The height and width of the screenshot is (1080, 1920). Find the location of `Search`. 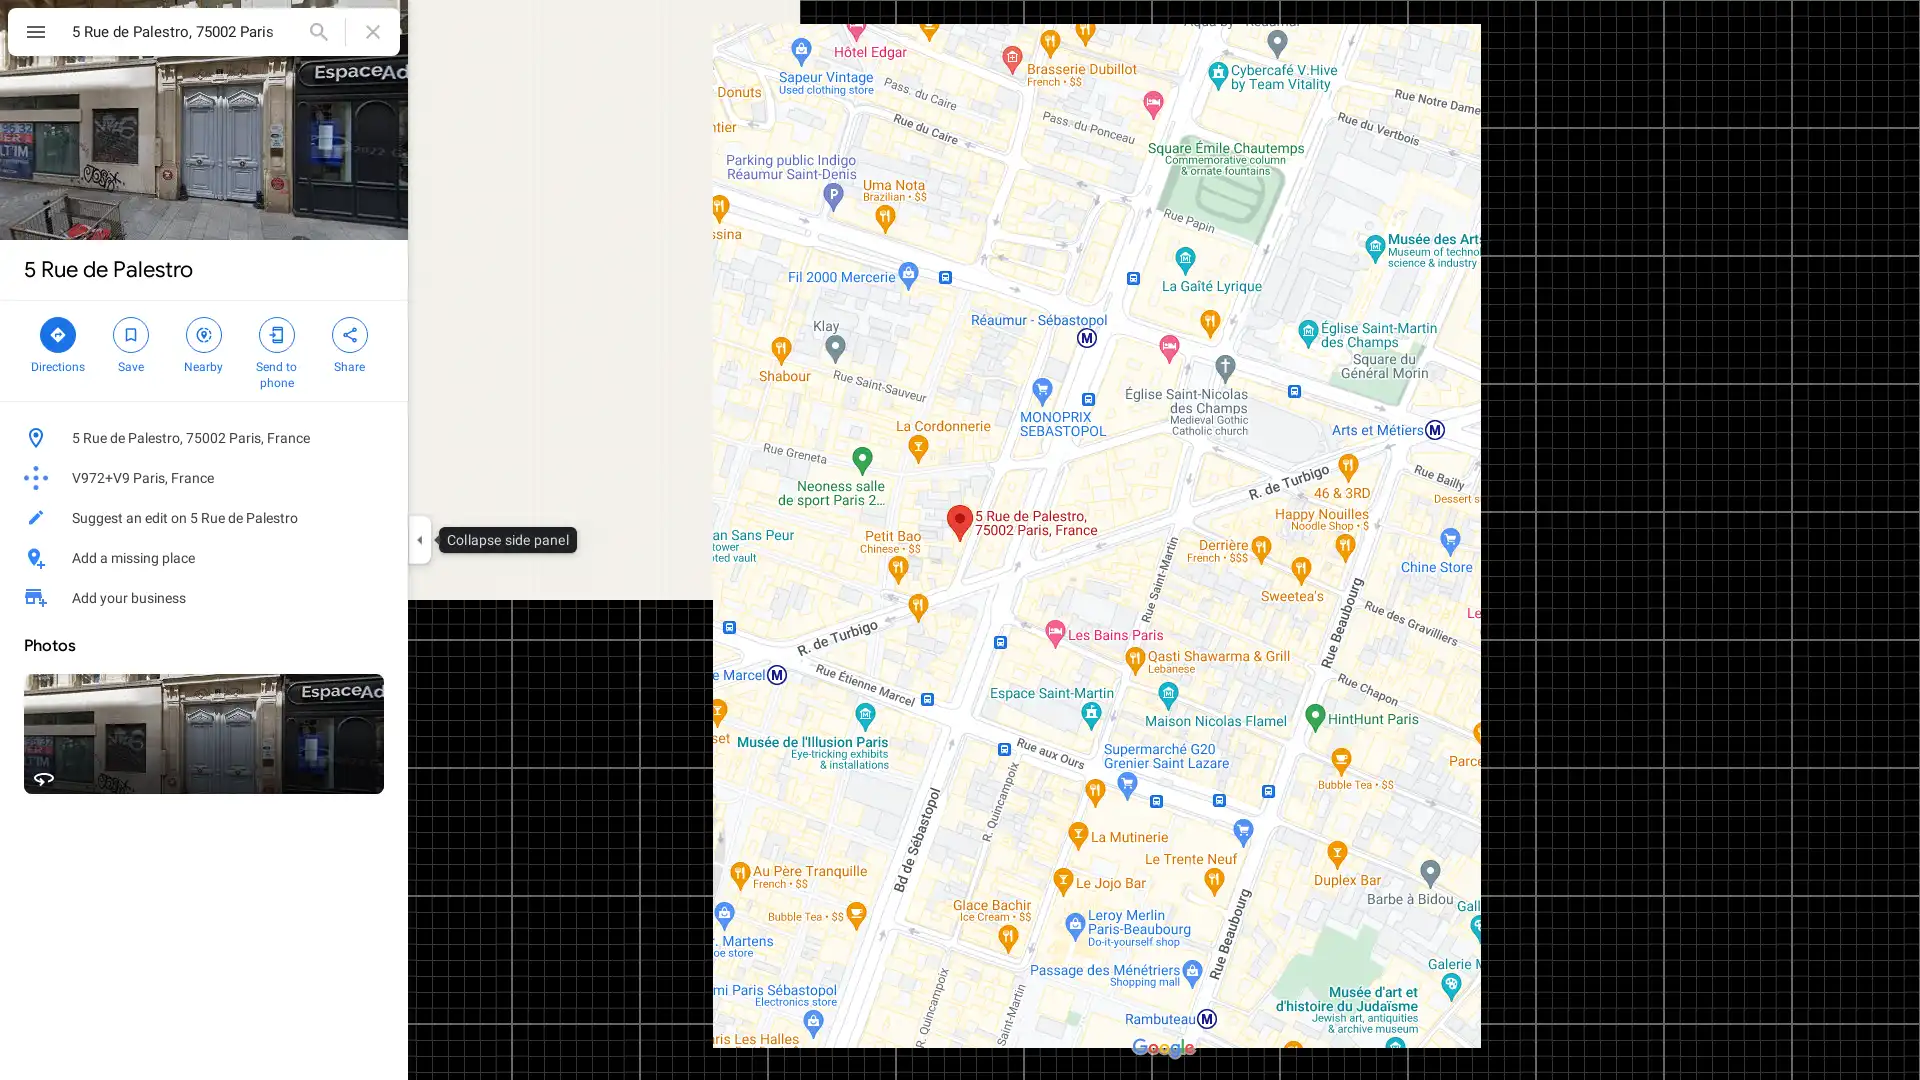

Search is located at coordinates (317, 31).